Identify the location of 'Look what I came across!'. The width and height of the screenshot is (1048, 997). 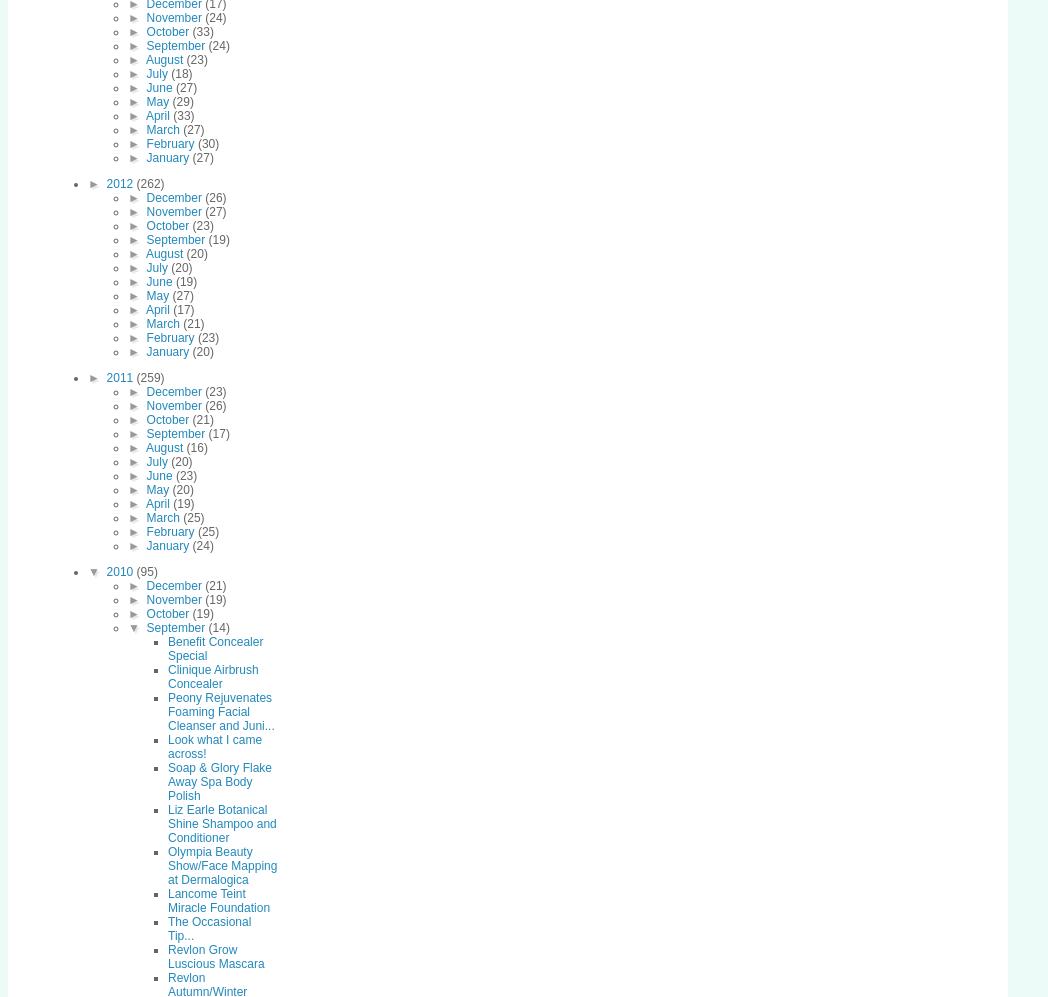
(167, 746).